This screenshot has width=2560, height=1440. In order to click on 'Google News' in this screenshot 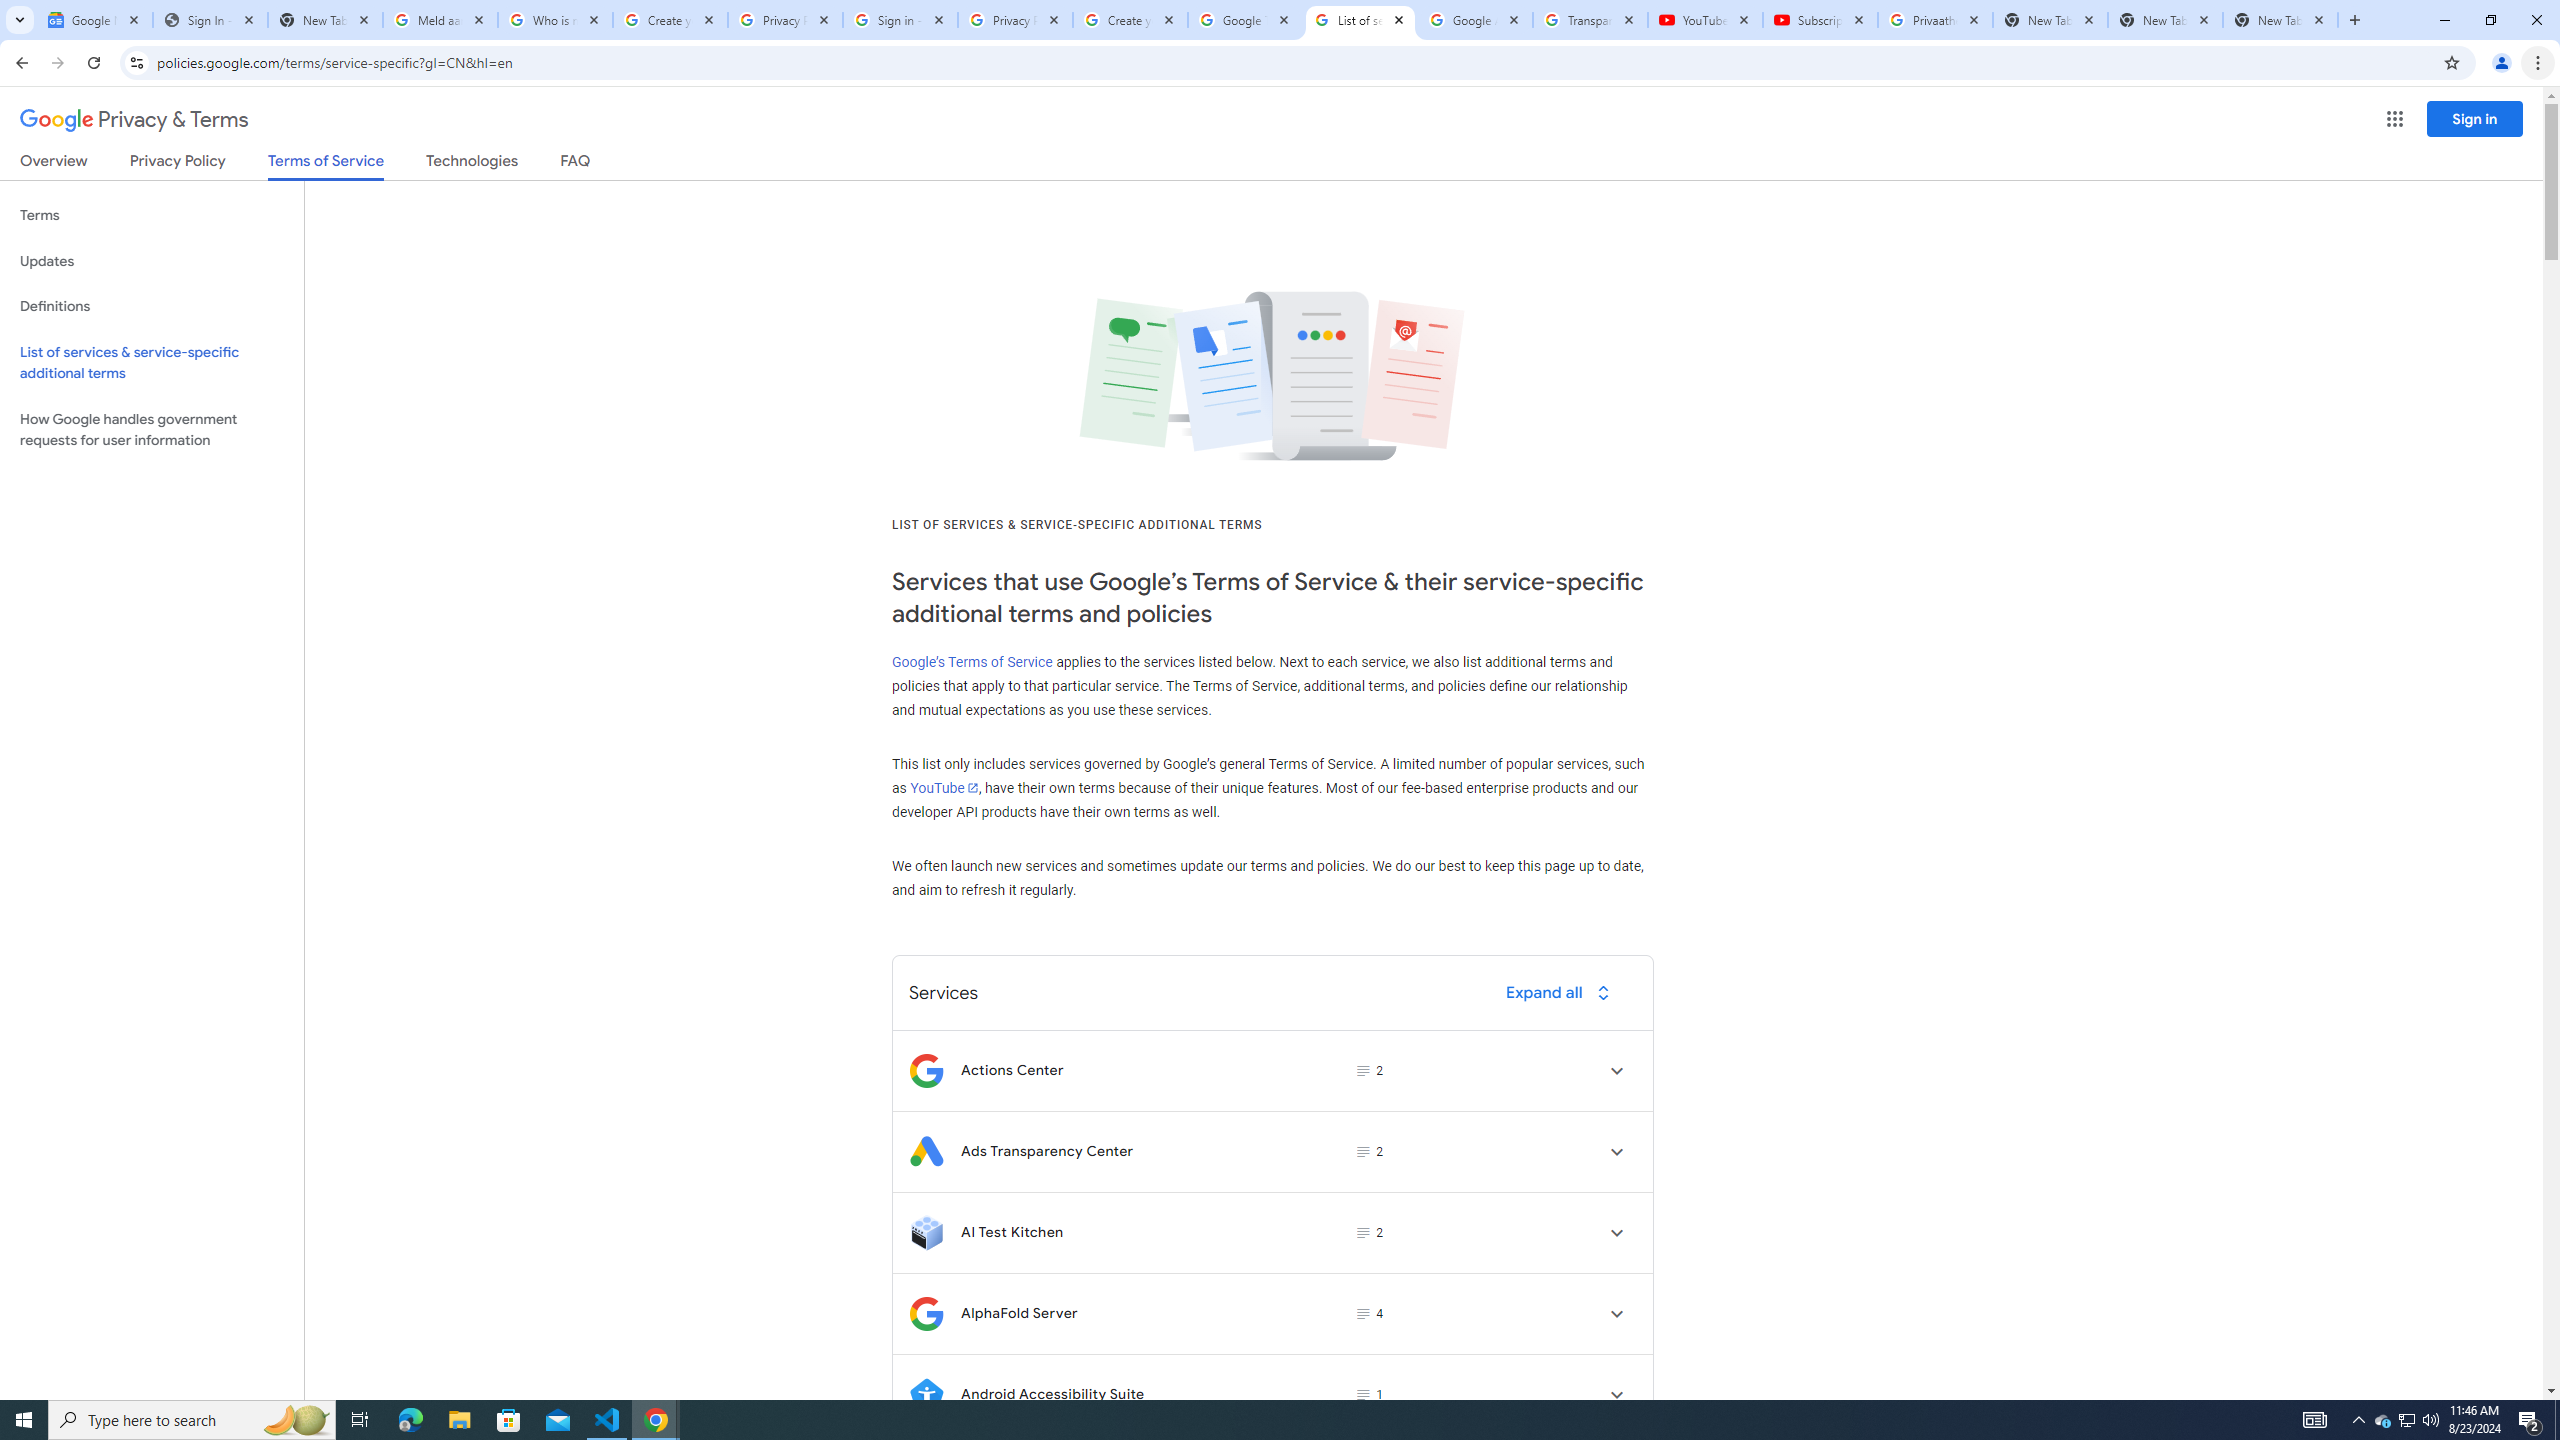, I will do `click(93, 19)`.